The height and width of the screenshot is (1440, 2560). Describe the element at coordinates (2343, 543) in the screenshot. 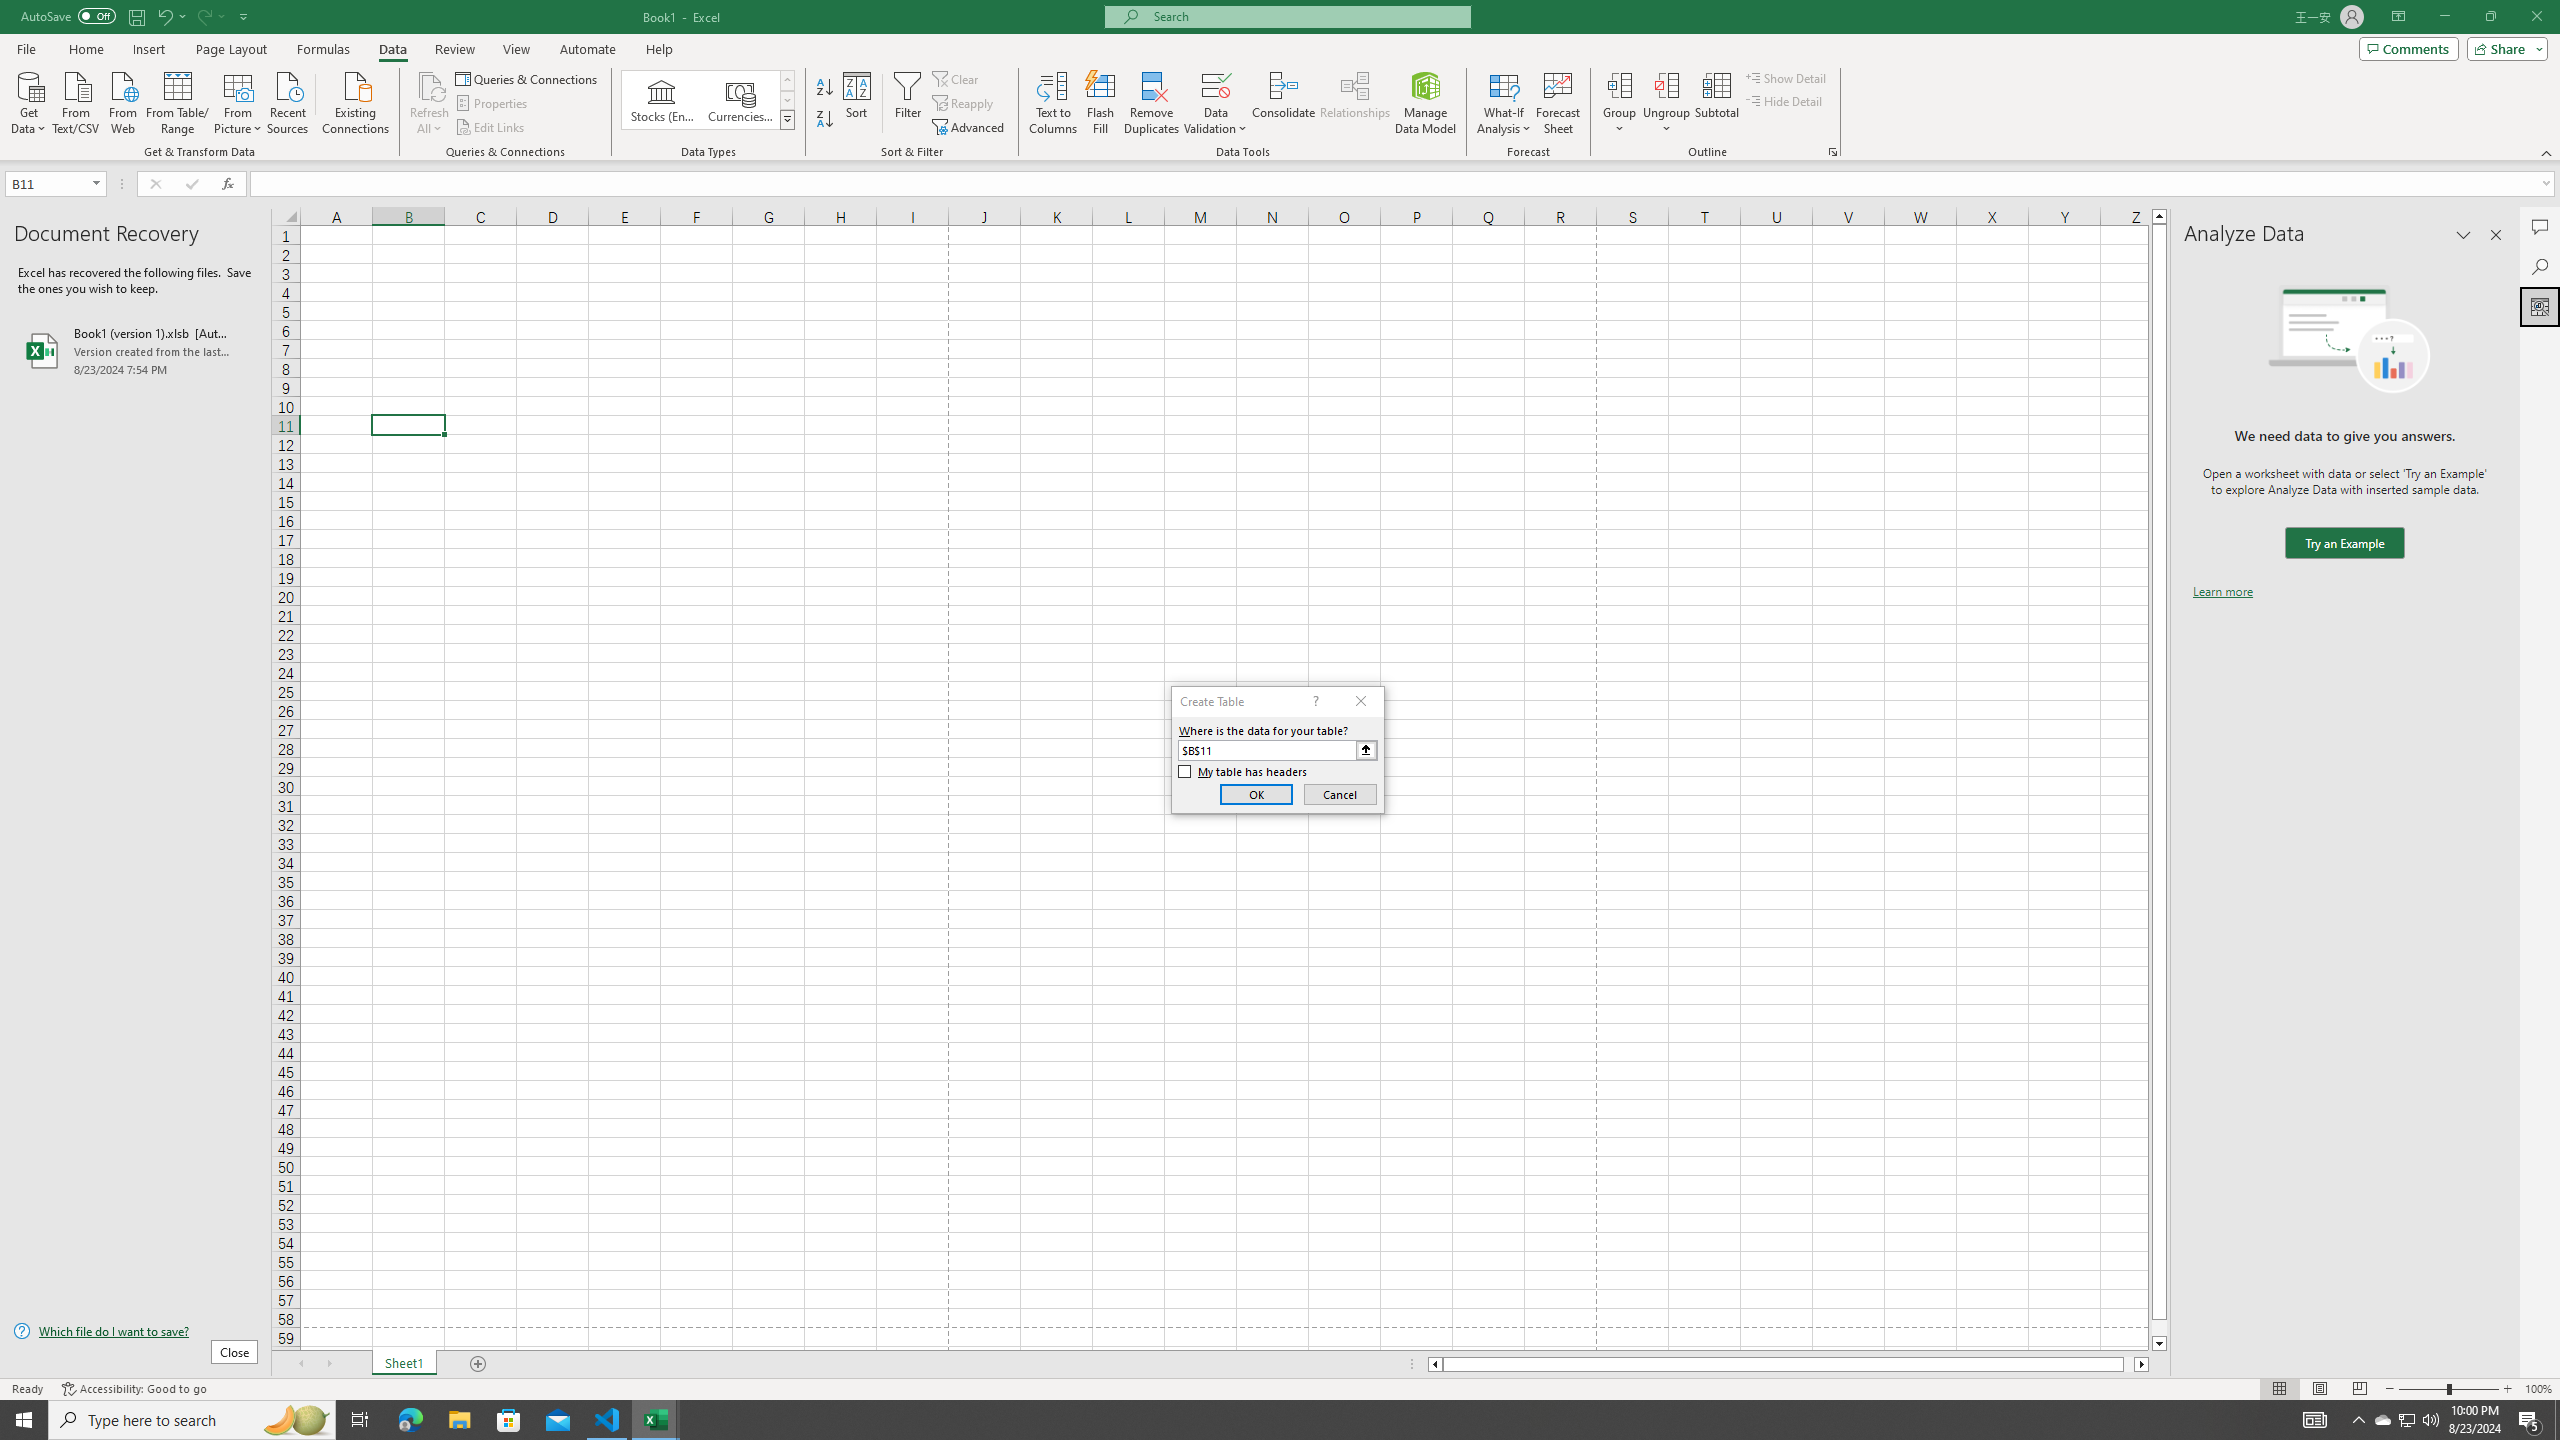

I see `'We need data to give you answers. Try an Example'` at that location.